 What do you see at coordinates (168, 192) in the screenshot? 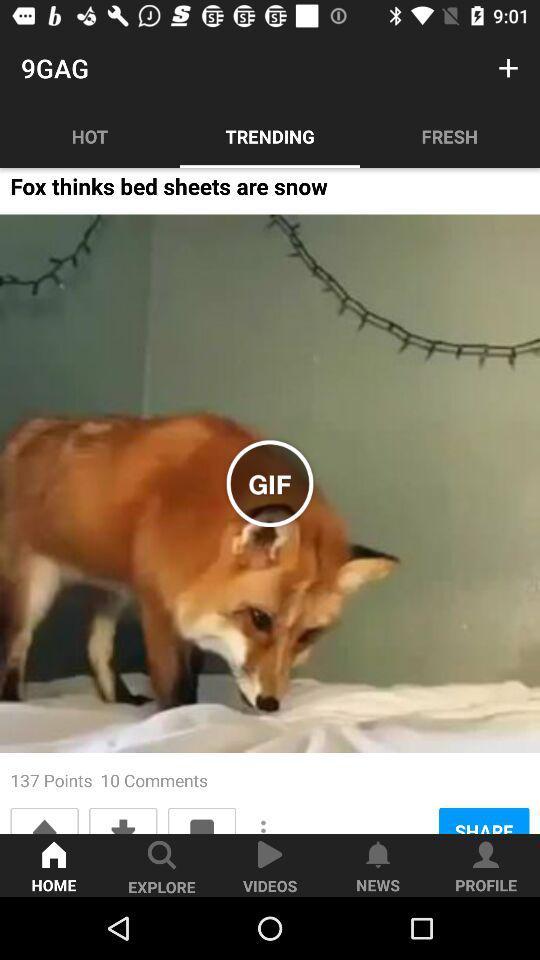
I see `fox thinks bed item` at bounding box center [168, 192].